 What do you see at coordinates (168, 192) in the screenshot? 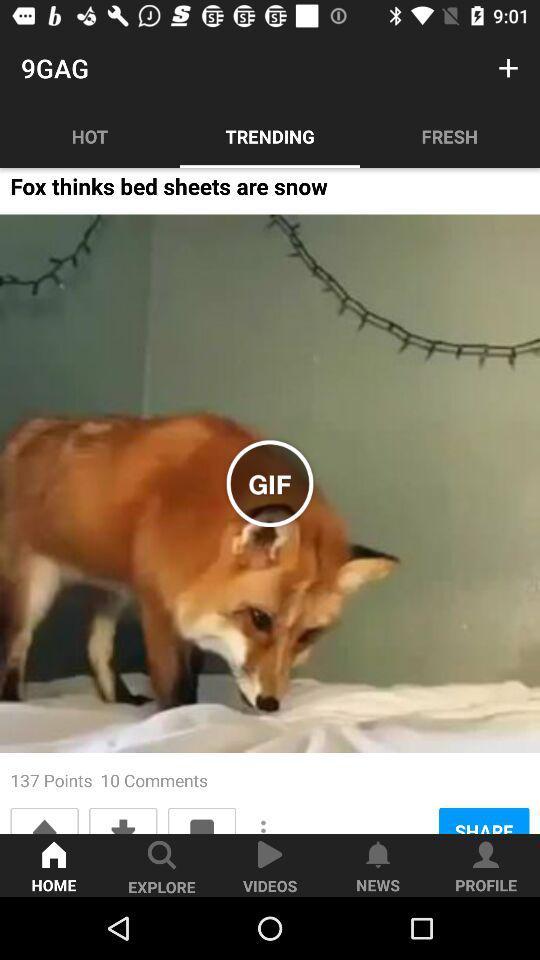
I see `fox thinks bed item` at bounding box center [168, 192].